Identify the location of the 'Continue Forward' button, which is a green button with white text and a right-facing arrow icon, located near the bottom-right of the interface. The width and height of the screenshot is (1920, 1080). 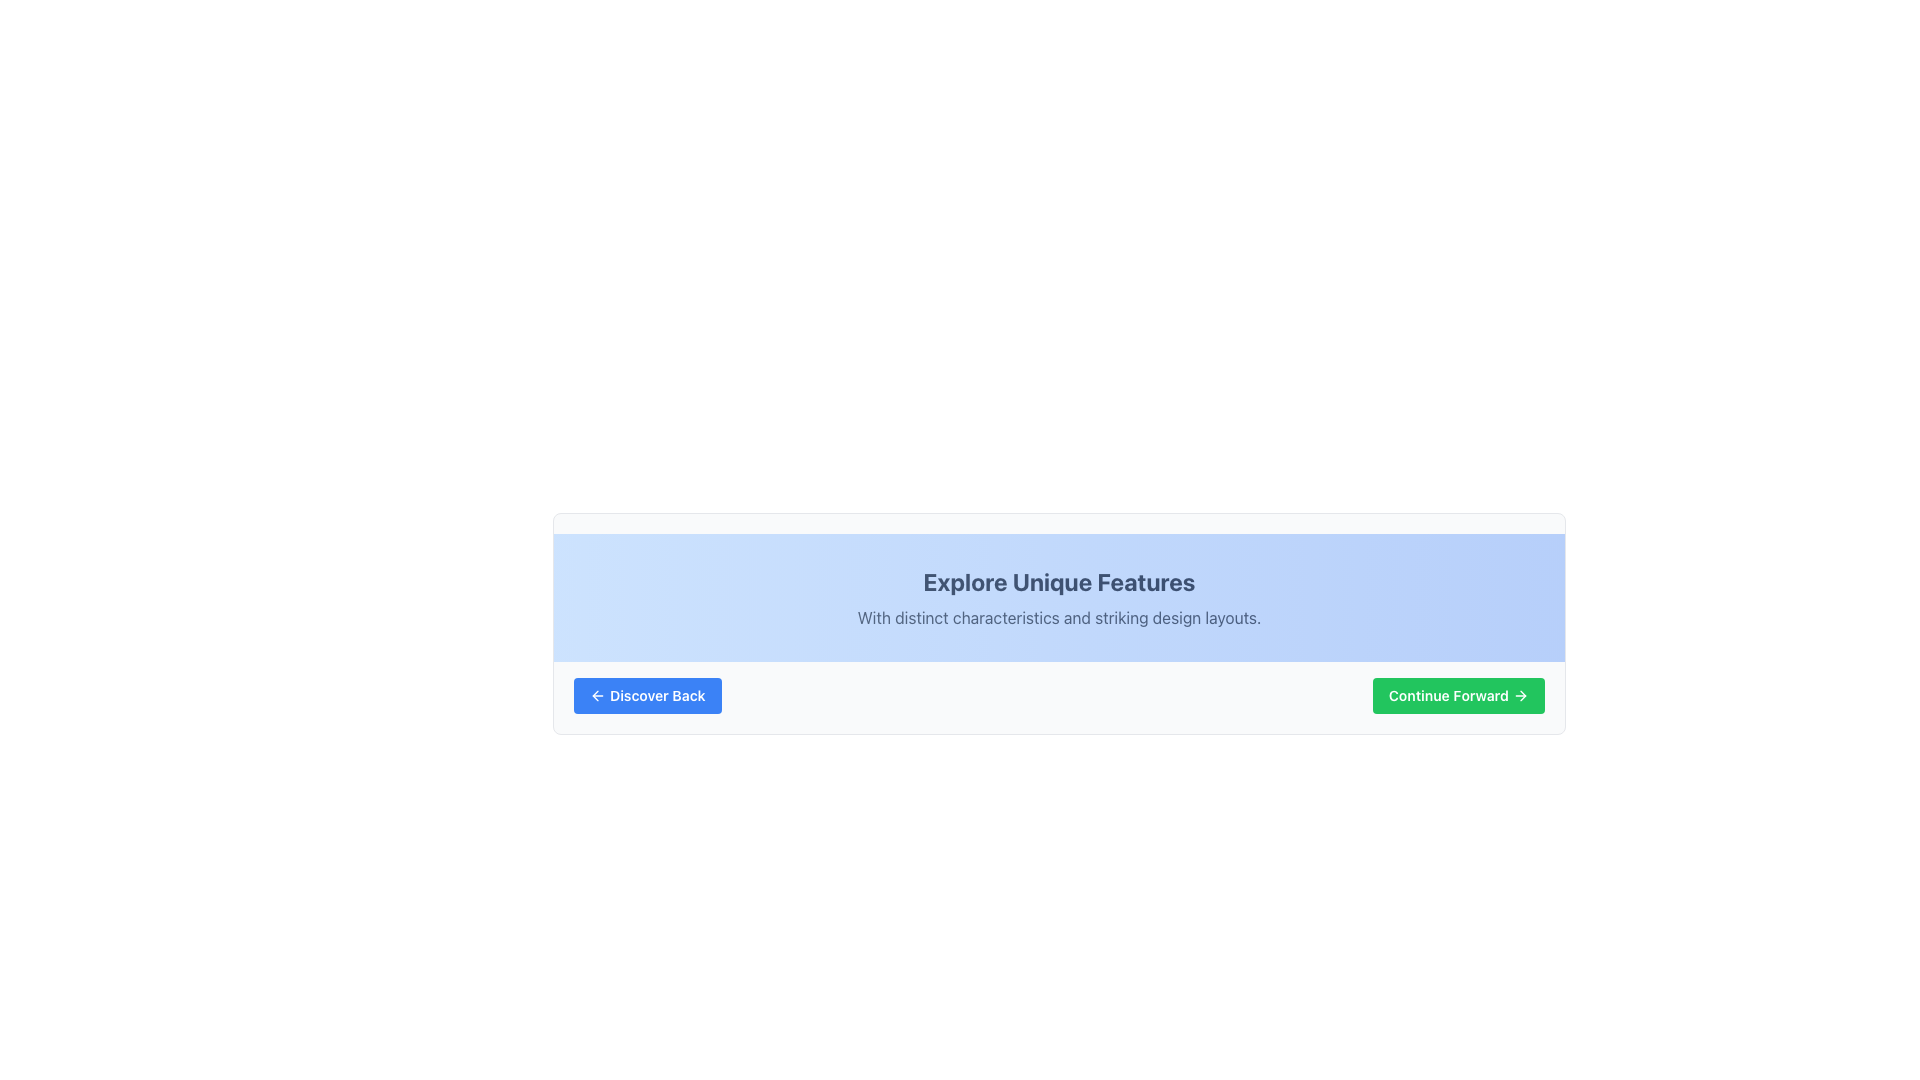
(1458, 694).